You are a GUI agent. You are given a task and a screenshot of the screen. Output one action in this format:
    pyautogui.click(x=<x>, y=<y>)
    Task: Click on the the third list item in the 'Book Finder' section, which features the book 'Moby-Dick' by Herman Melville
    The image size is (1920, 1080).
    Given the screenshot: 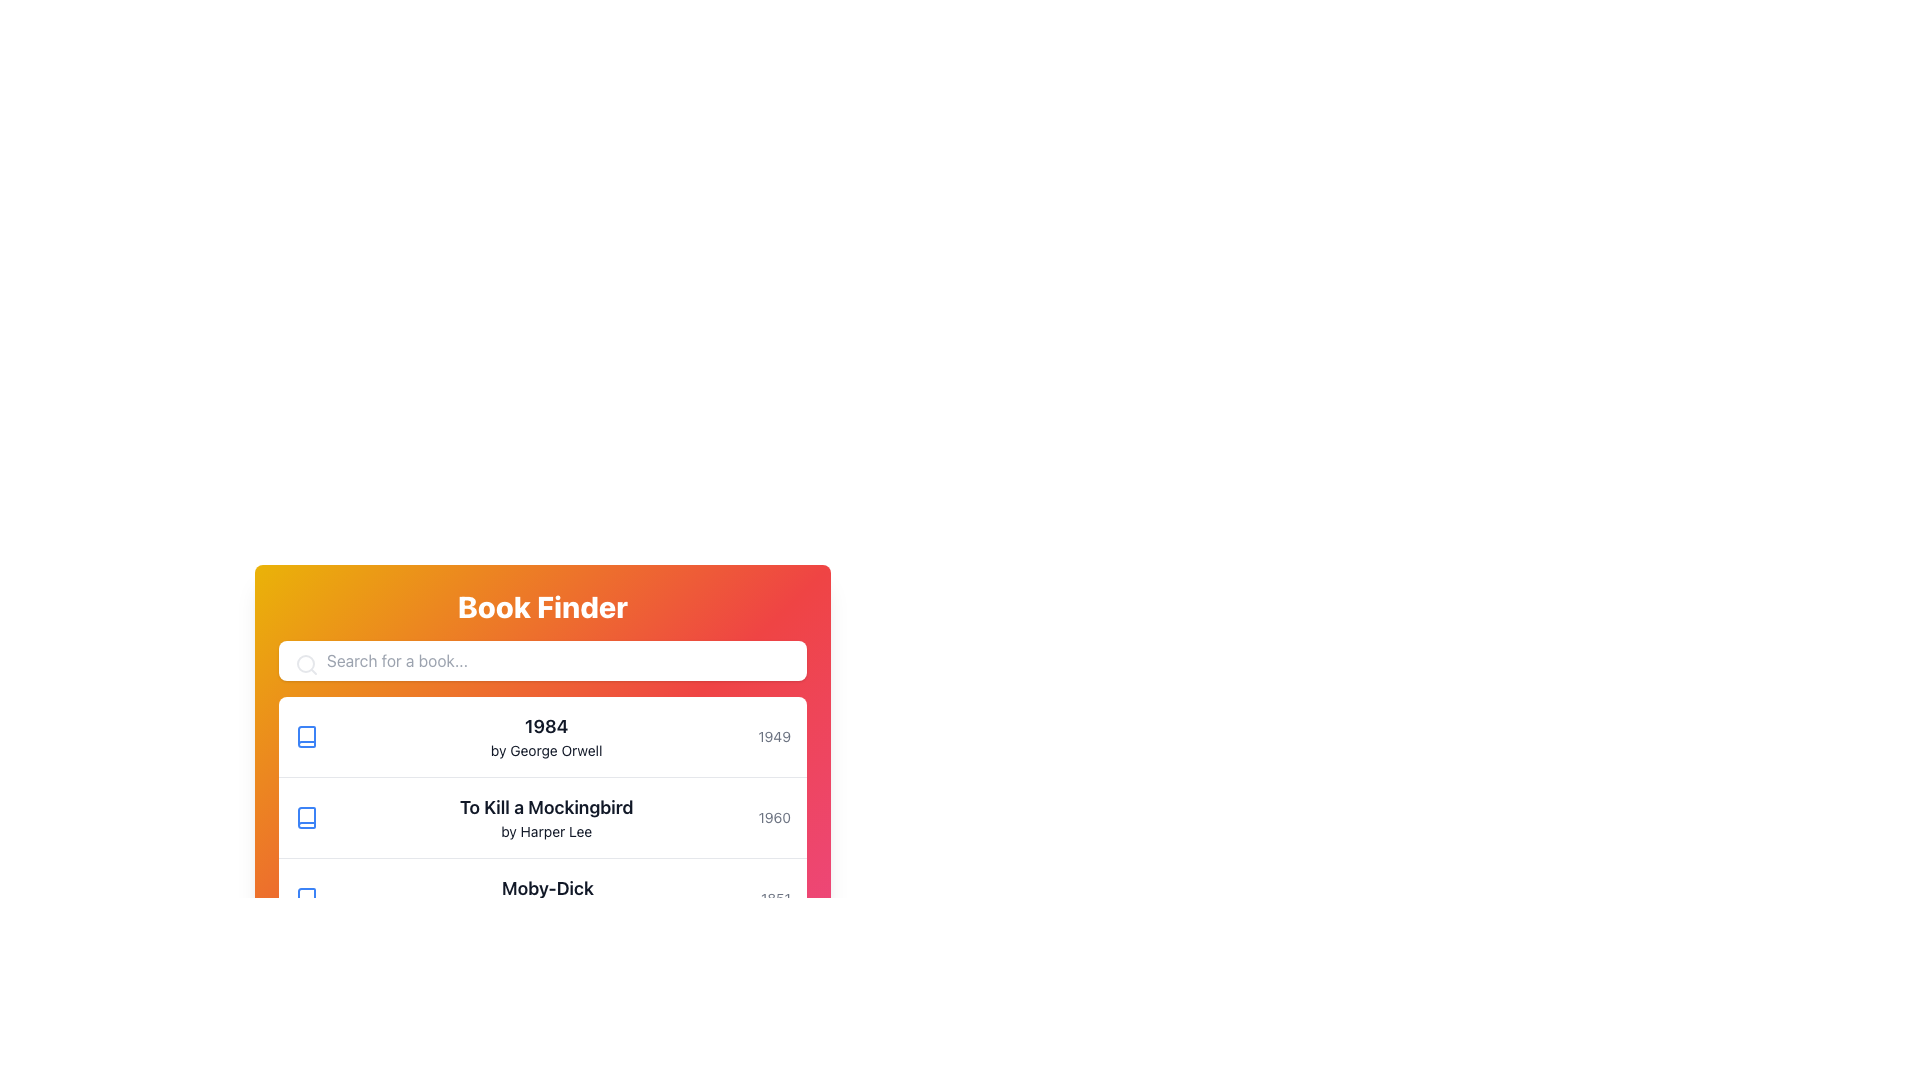 What is the action you would take?
    pyautogui.click(x=542, y=897)
    